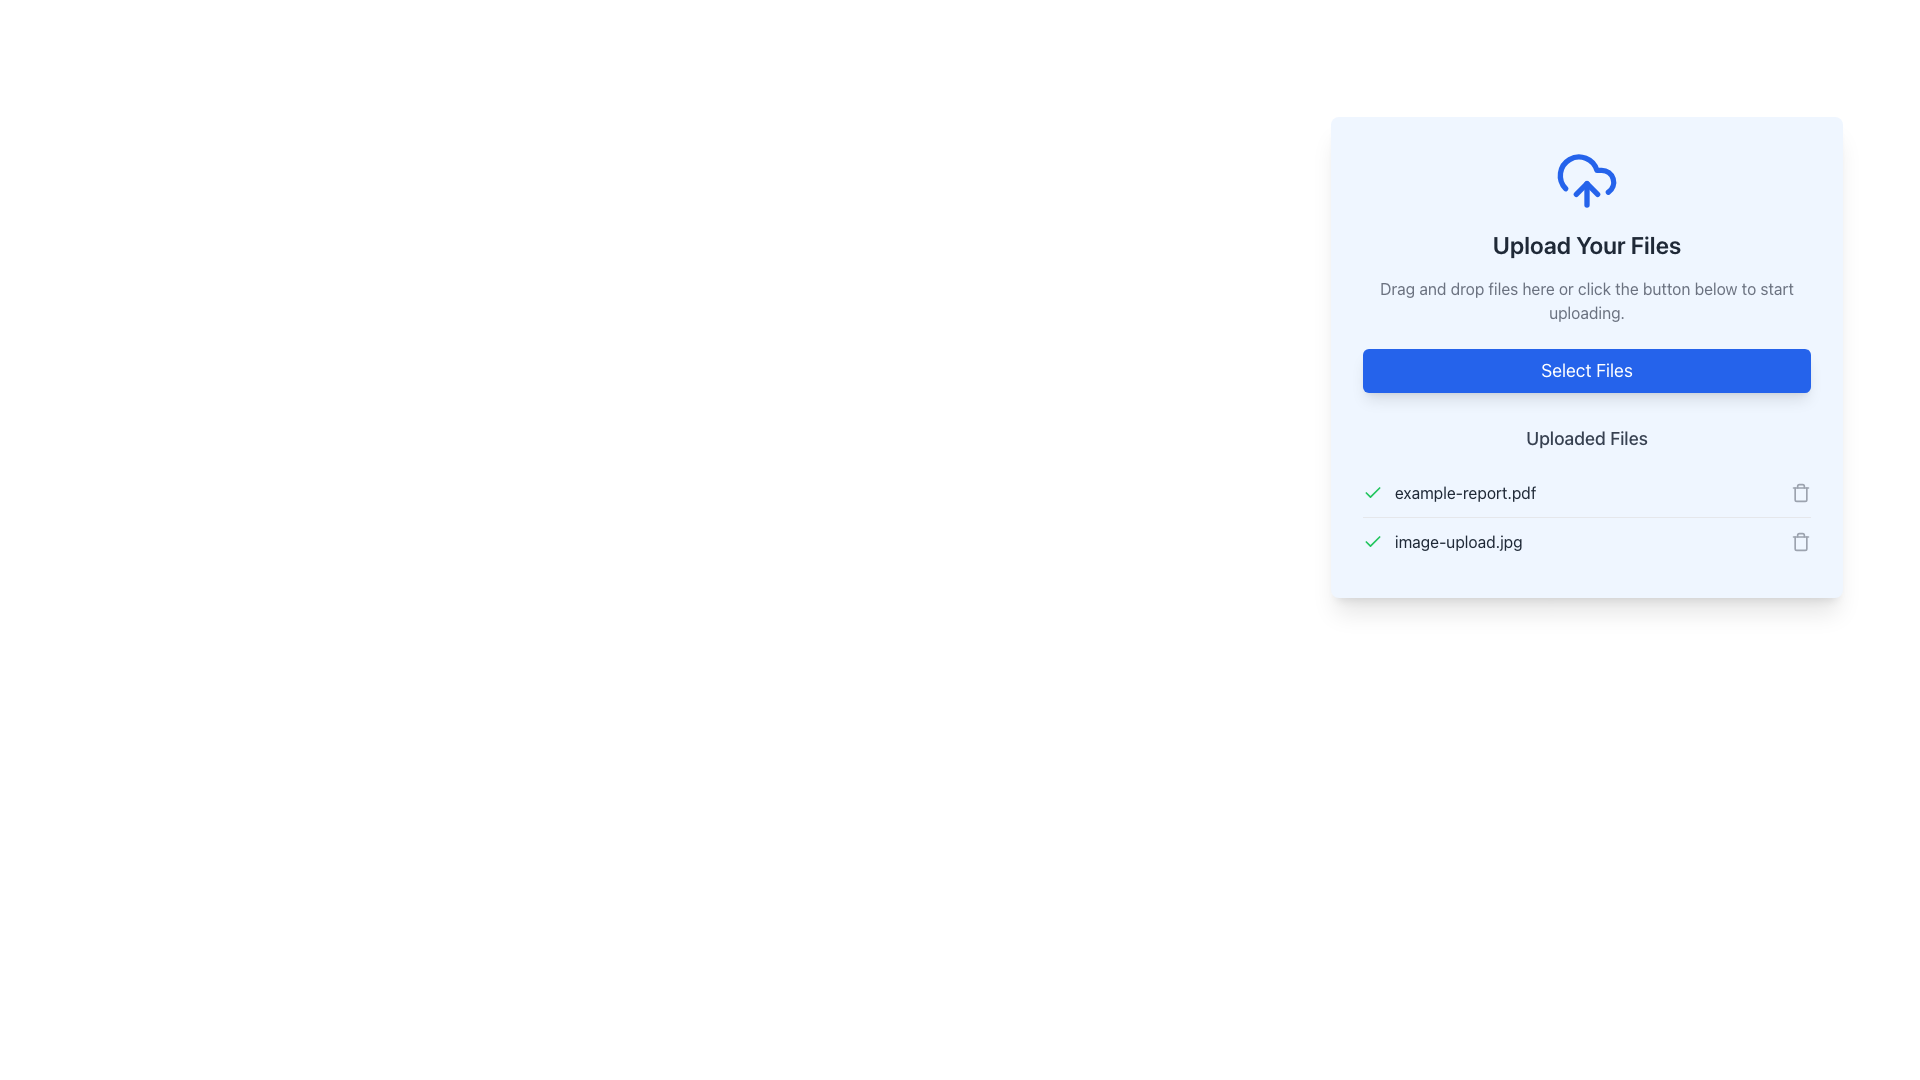 This screenshot has height=1080, width=1920. What do you see at coordinates (1586, 244) in the screenshot?
I see `the Header text which serves as the title for the file upload section, located directly below the cloud upload icon and above the descriptive text` at bounding box center [1586, 244].